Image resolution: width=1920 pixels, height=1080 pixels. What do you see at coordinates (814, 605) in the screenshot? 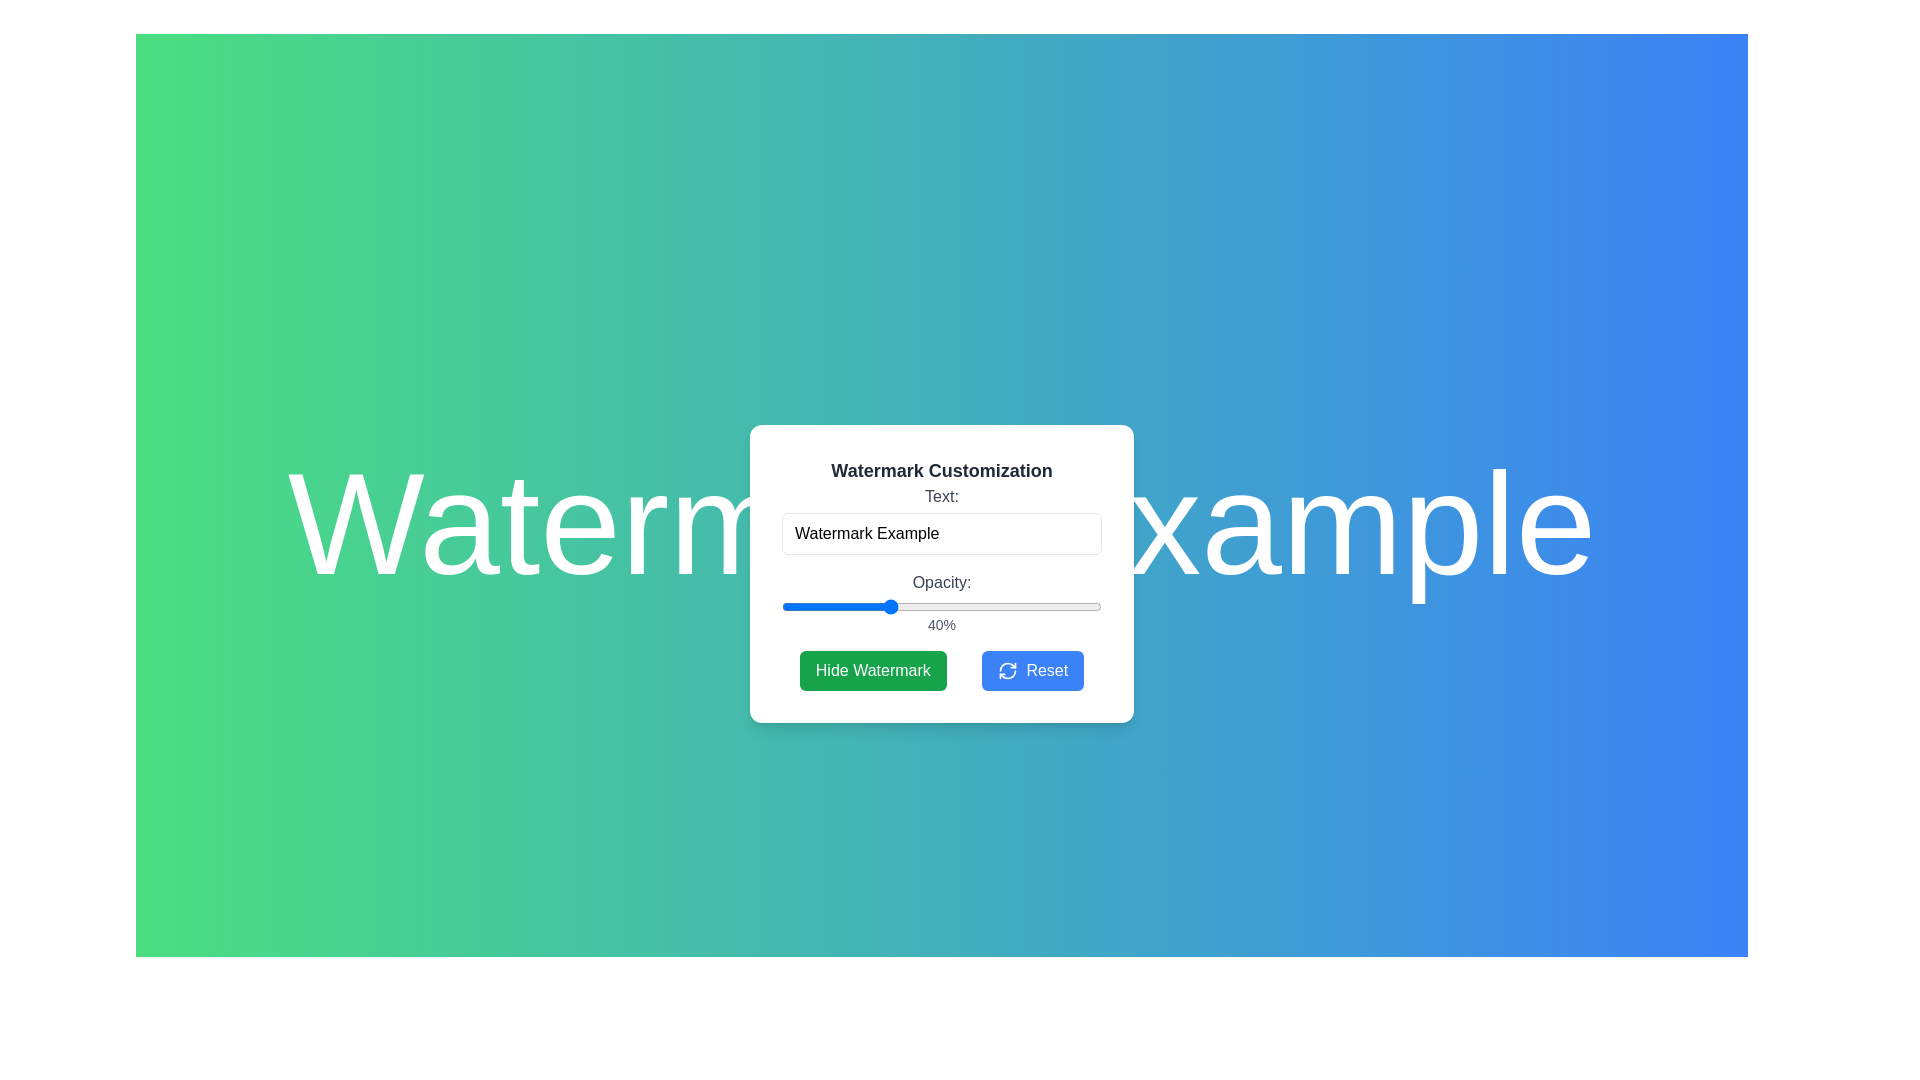
I see `opacity` at bounding box center [814, 605].